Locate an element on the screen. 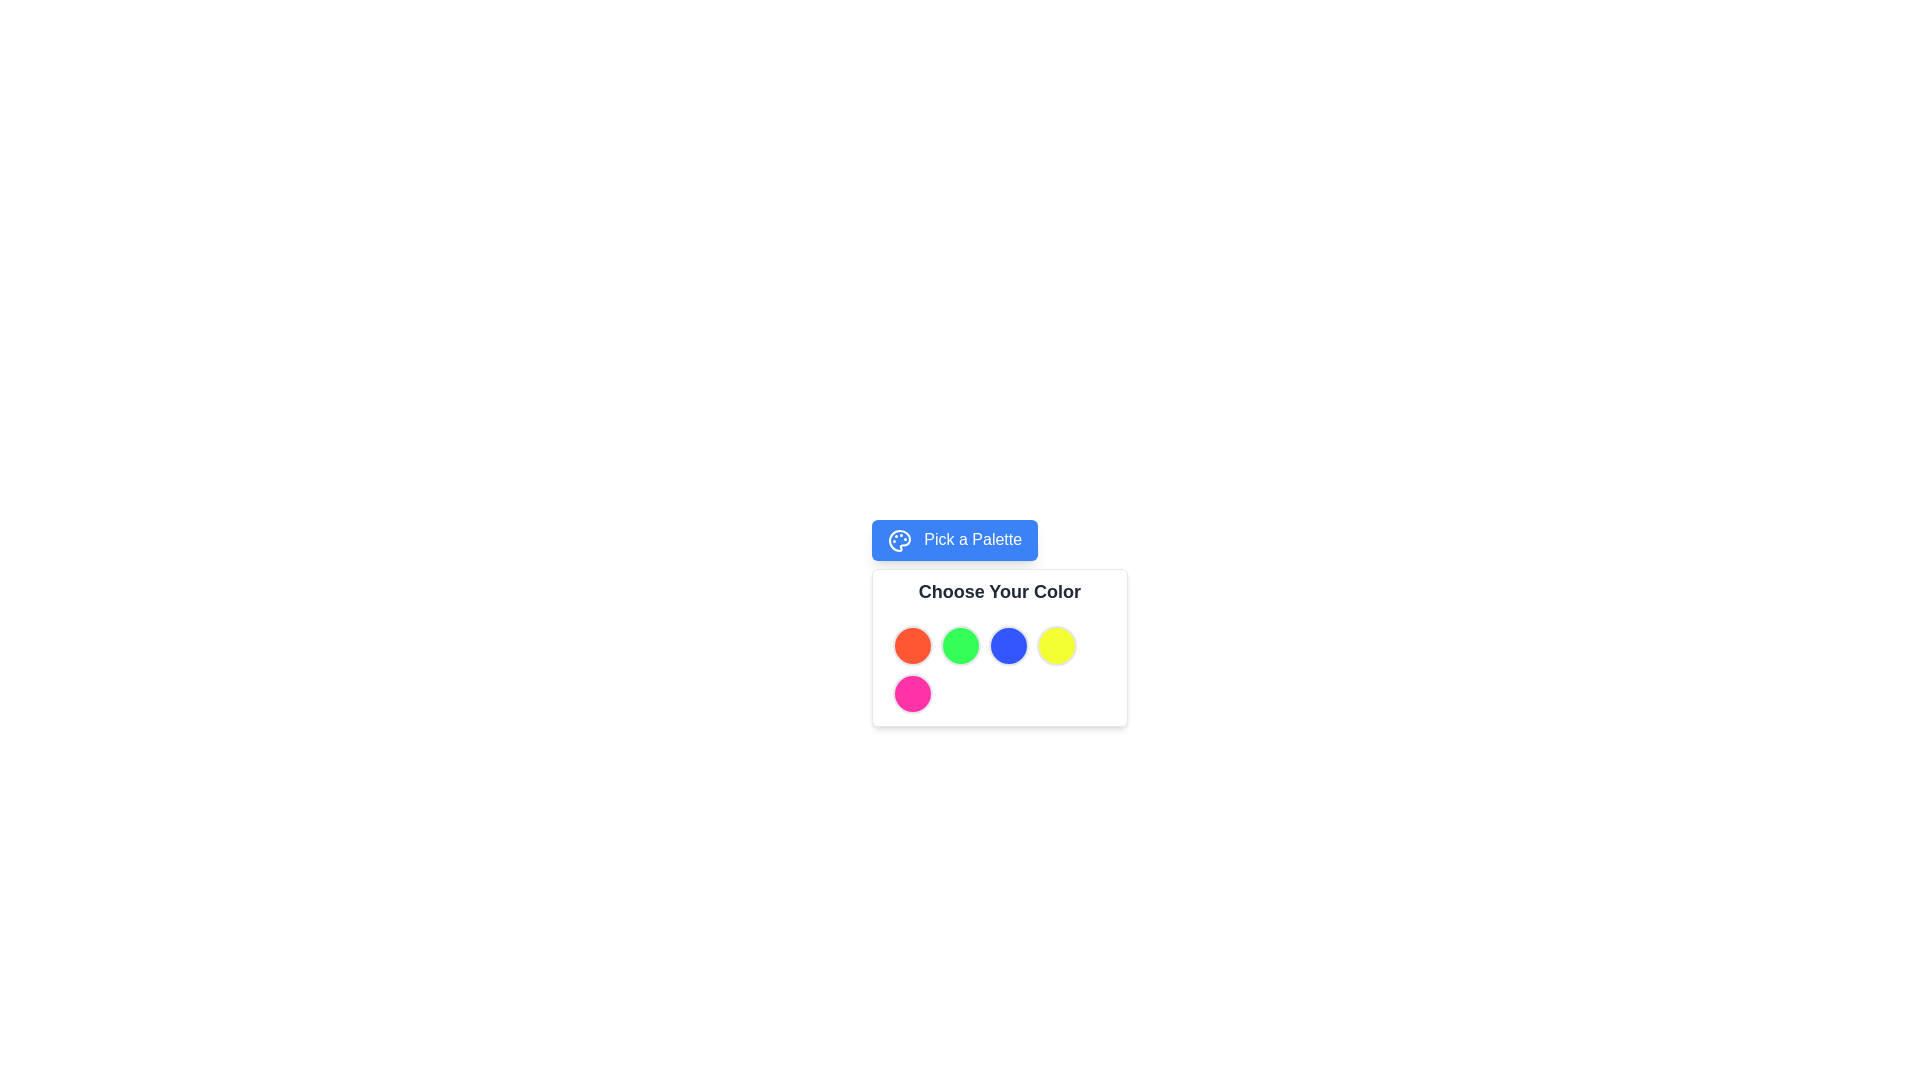 The width and height of the screenshot is (1920, 1080). the circular color selection button with a bright blue fill (#3357FF), which is the third button in the upper row of the color palette is located at coordinates (999, 647).